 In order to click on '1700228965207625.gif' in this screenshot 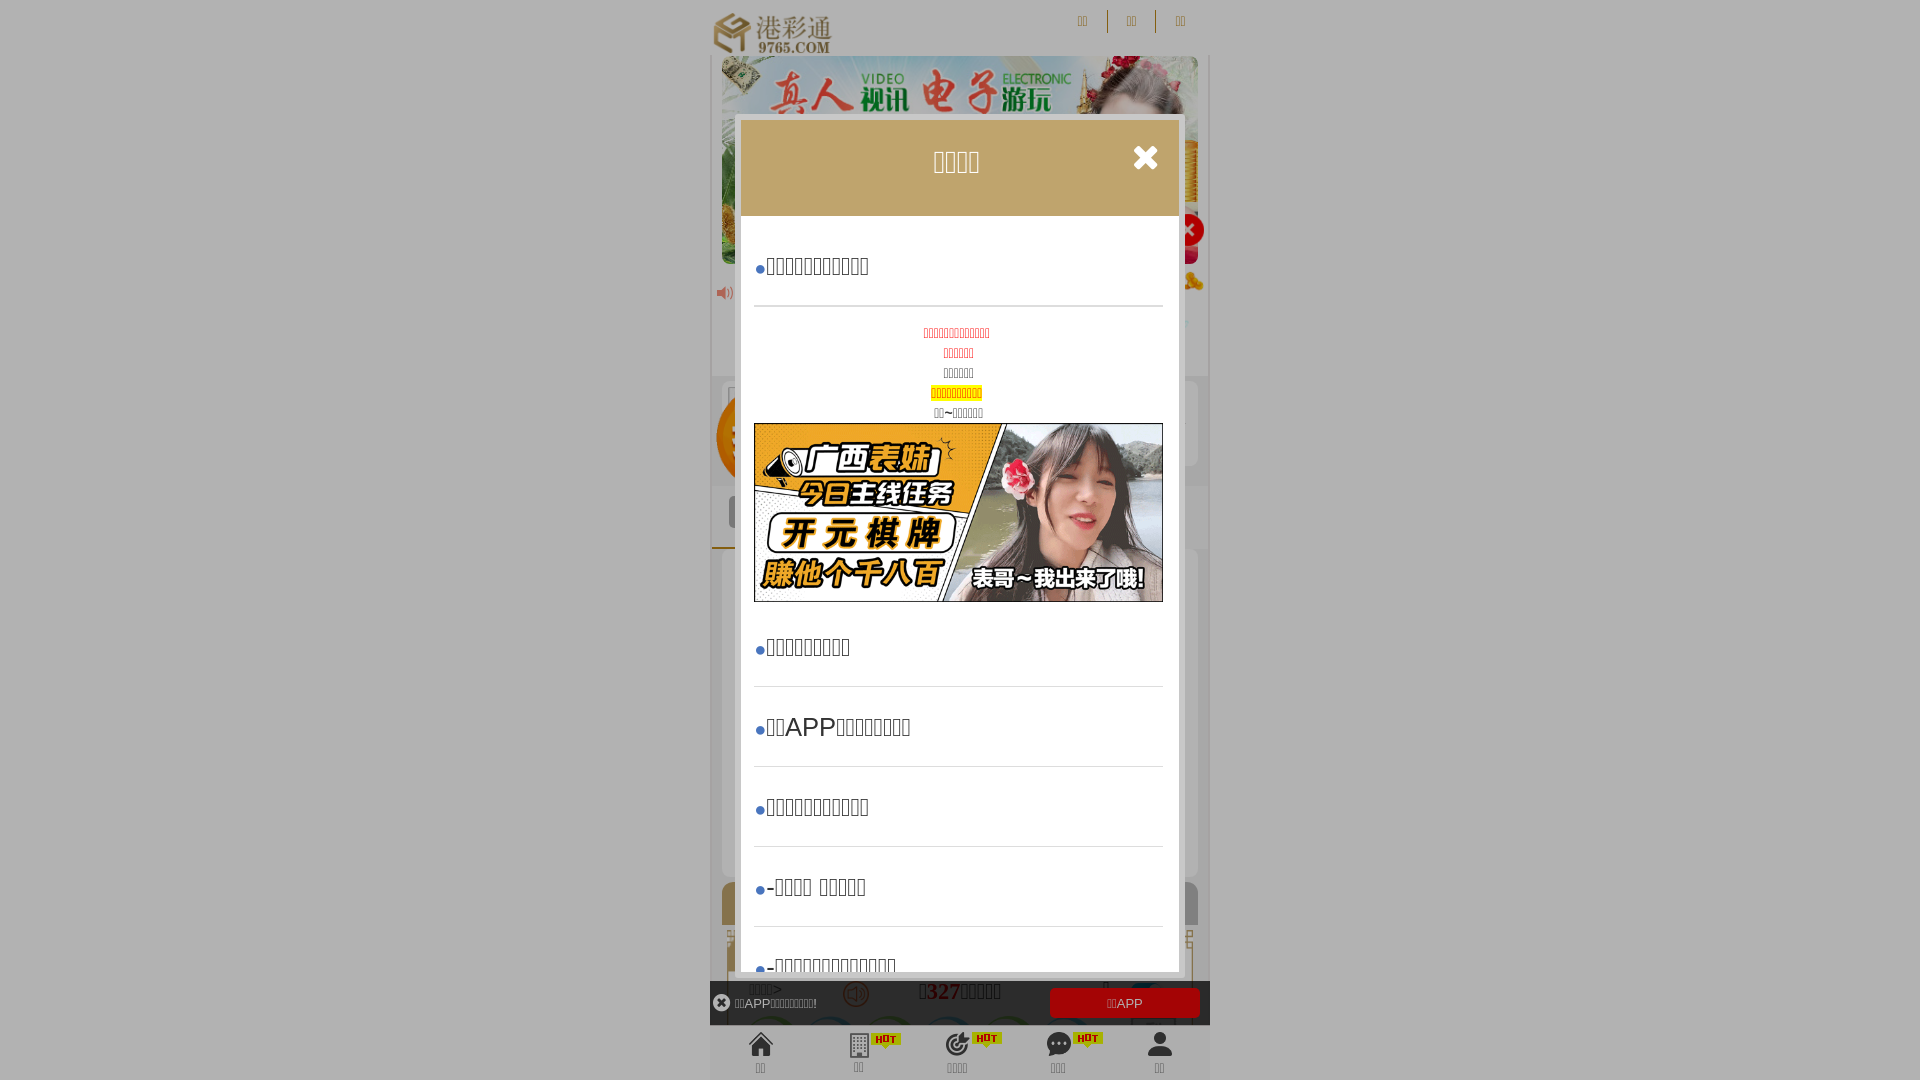, I will do `click(957, 511)`.